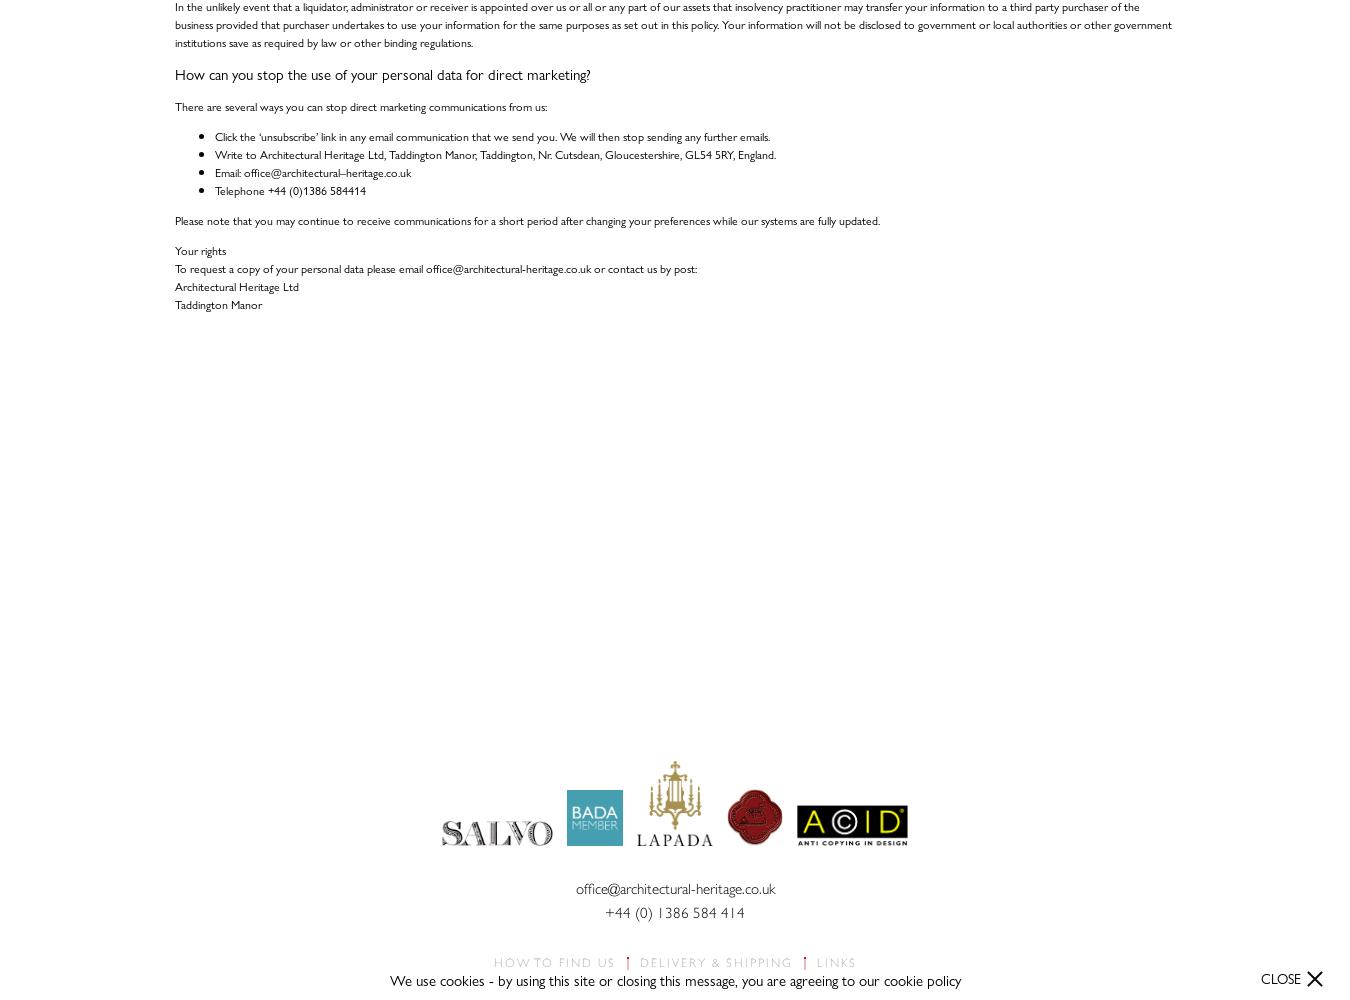 This screenshot has width=1350, height=1000. What do you see at coordinates (920, 978) in the screenshot?
I see `'cookie policy'` at bounding box center [920, 978].